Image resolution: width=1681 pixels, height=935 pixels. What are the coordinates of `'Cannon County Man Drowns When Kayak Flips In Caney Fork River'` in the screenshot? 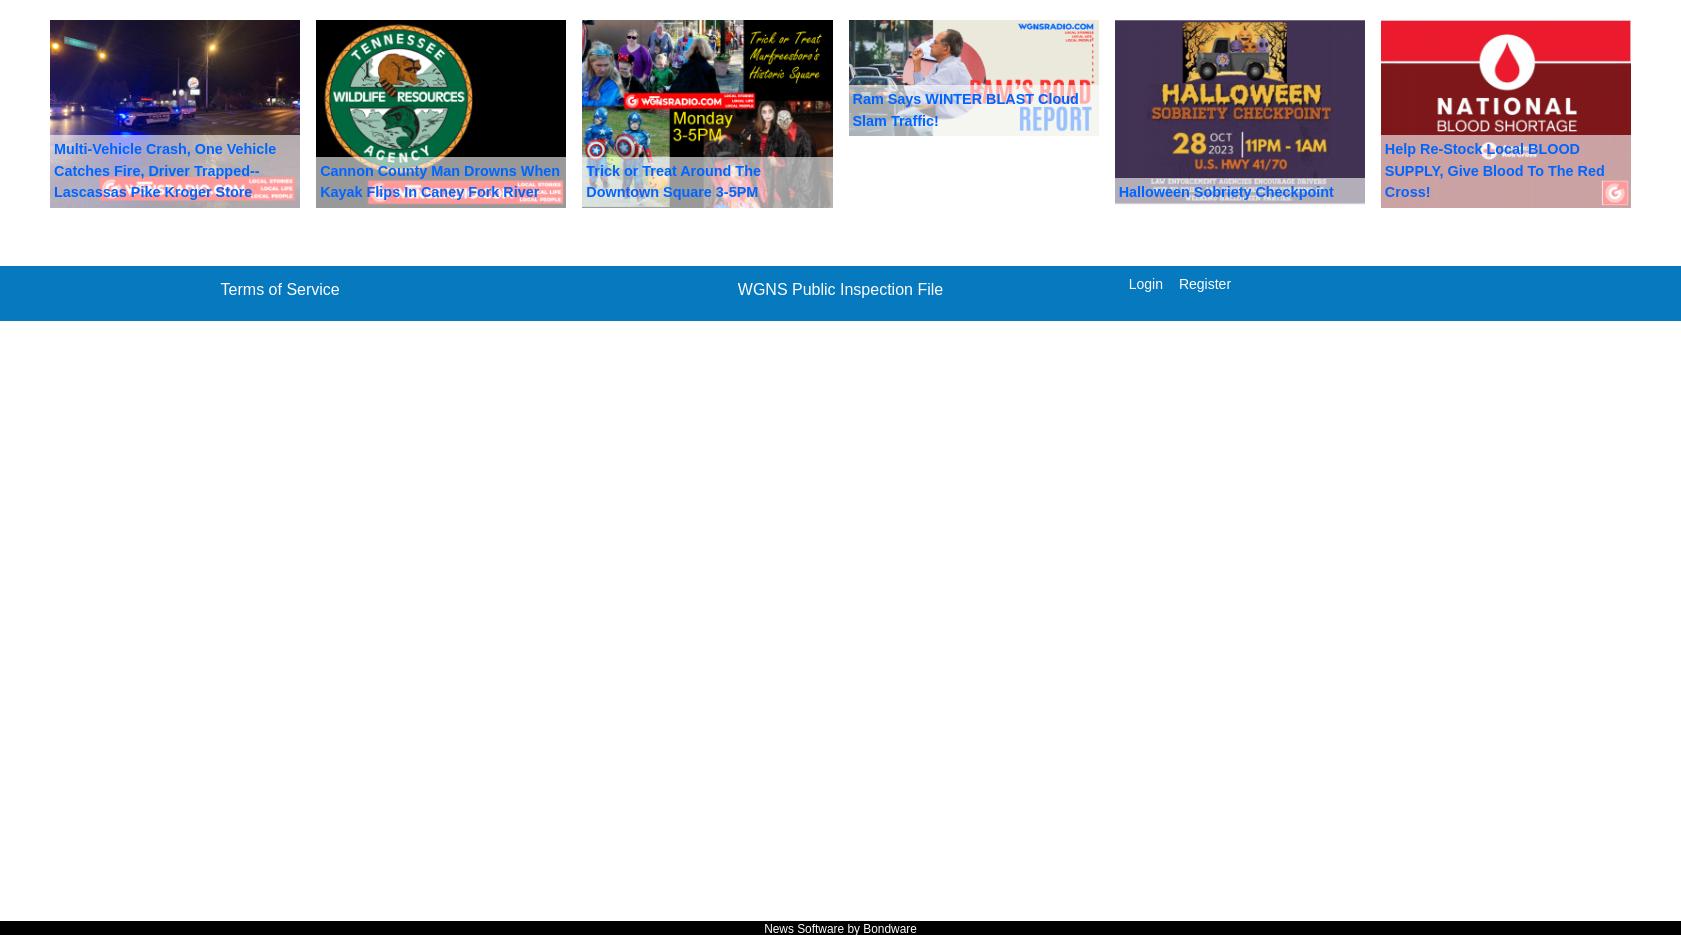 It's located at (438, 180).